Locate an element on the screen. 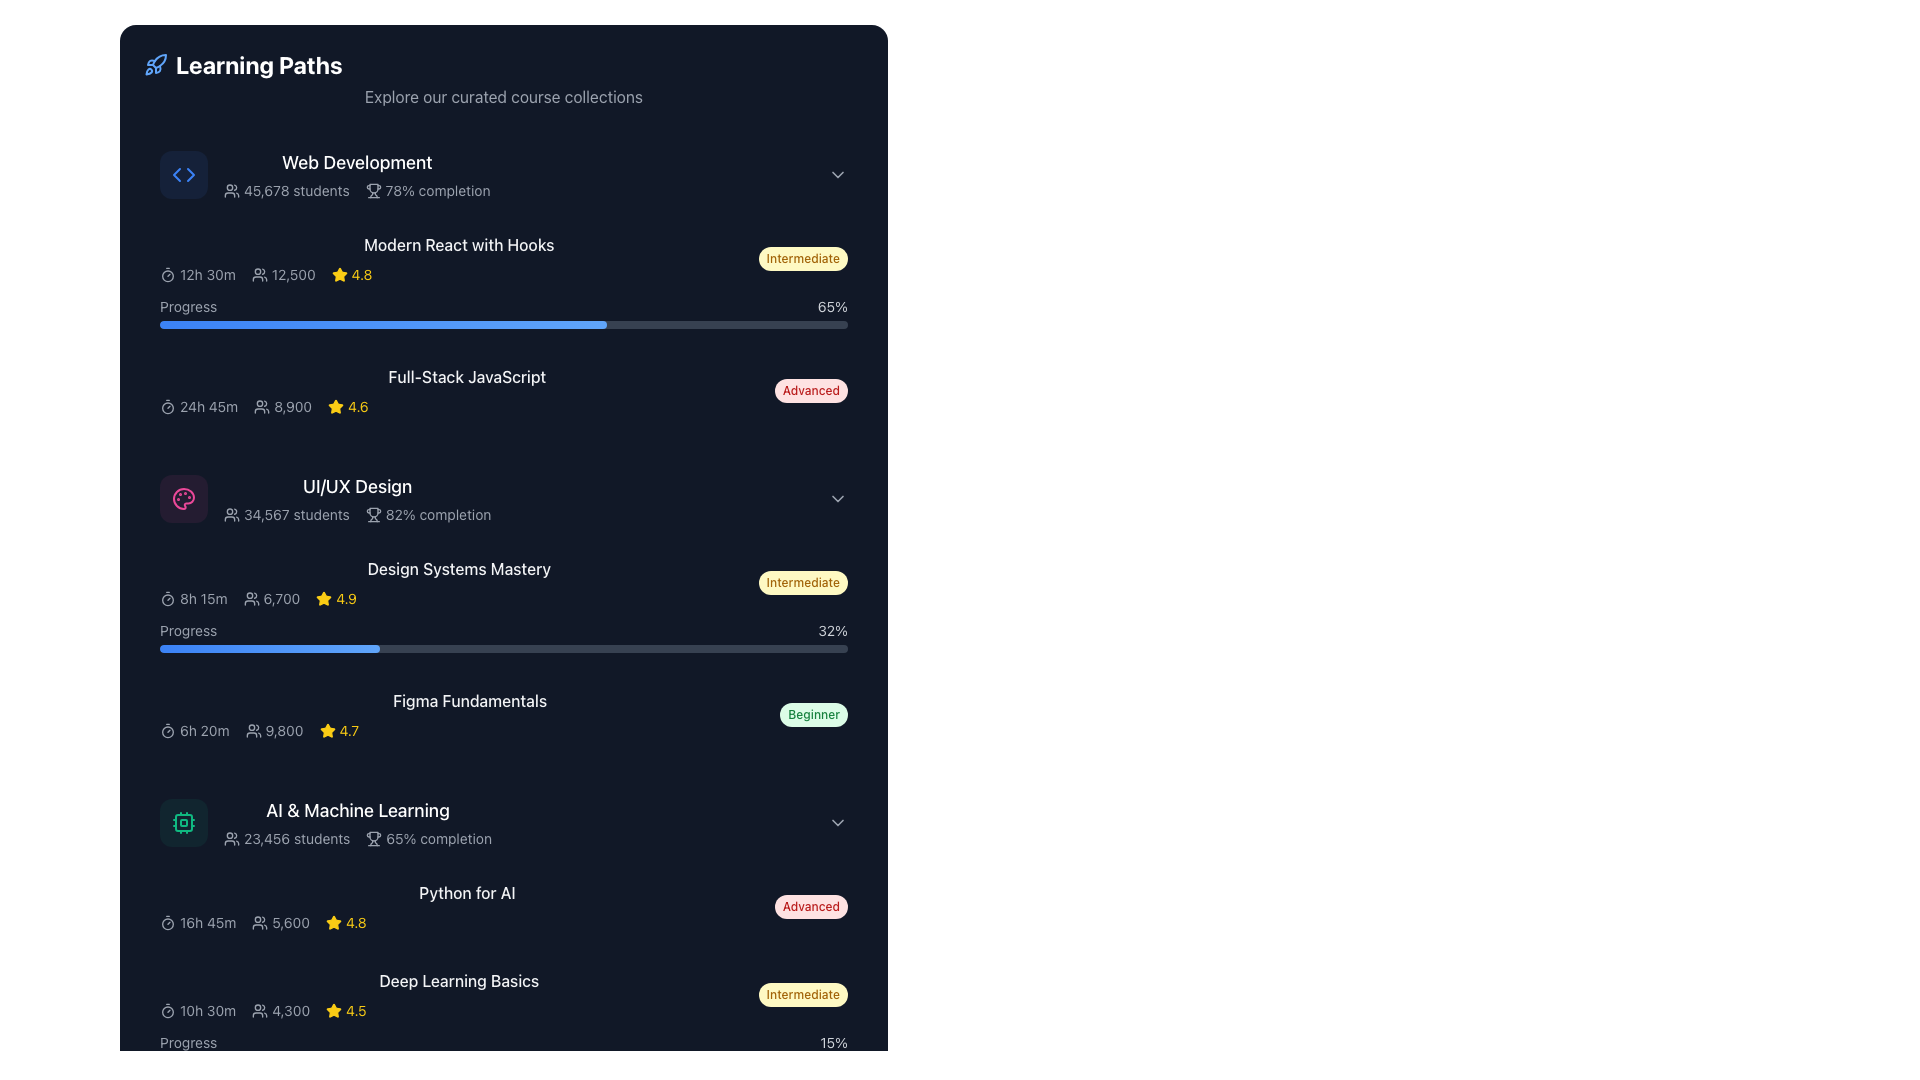 The width and height of the screenshot is (1920, 1080). the user count icon located in the 'Python for AI' subsection under the AI & Machine Learning section, which visually represents the number of participants with the count '5,600' is located at coordinates (259, 922).